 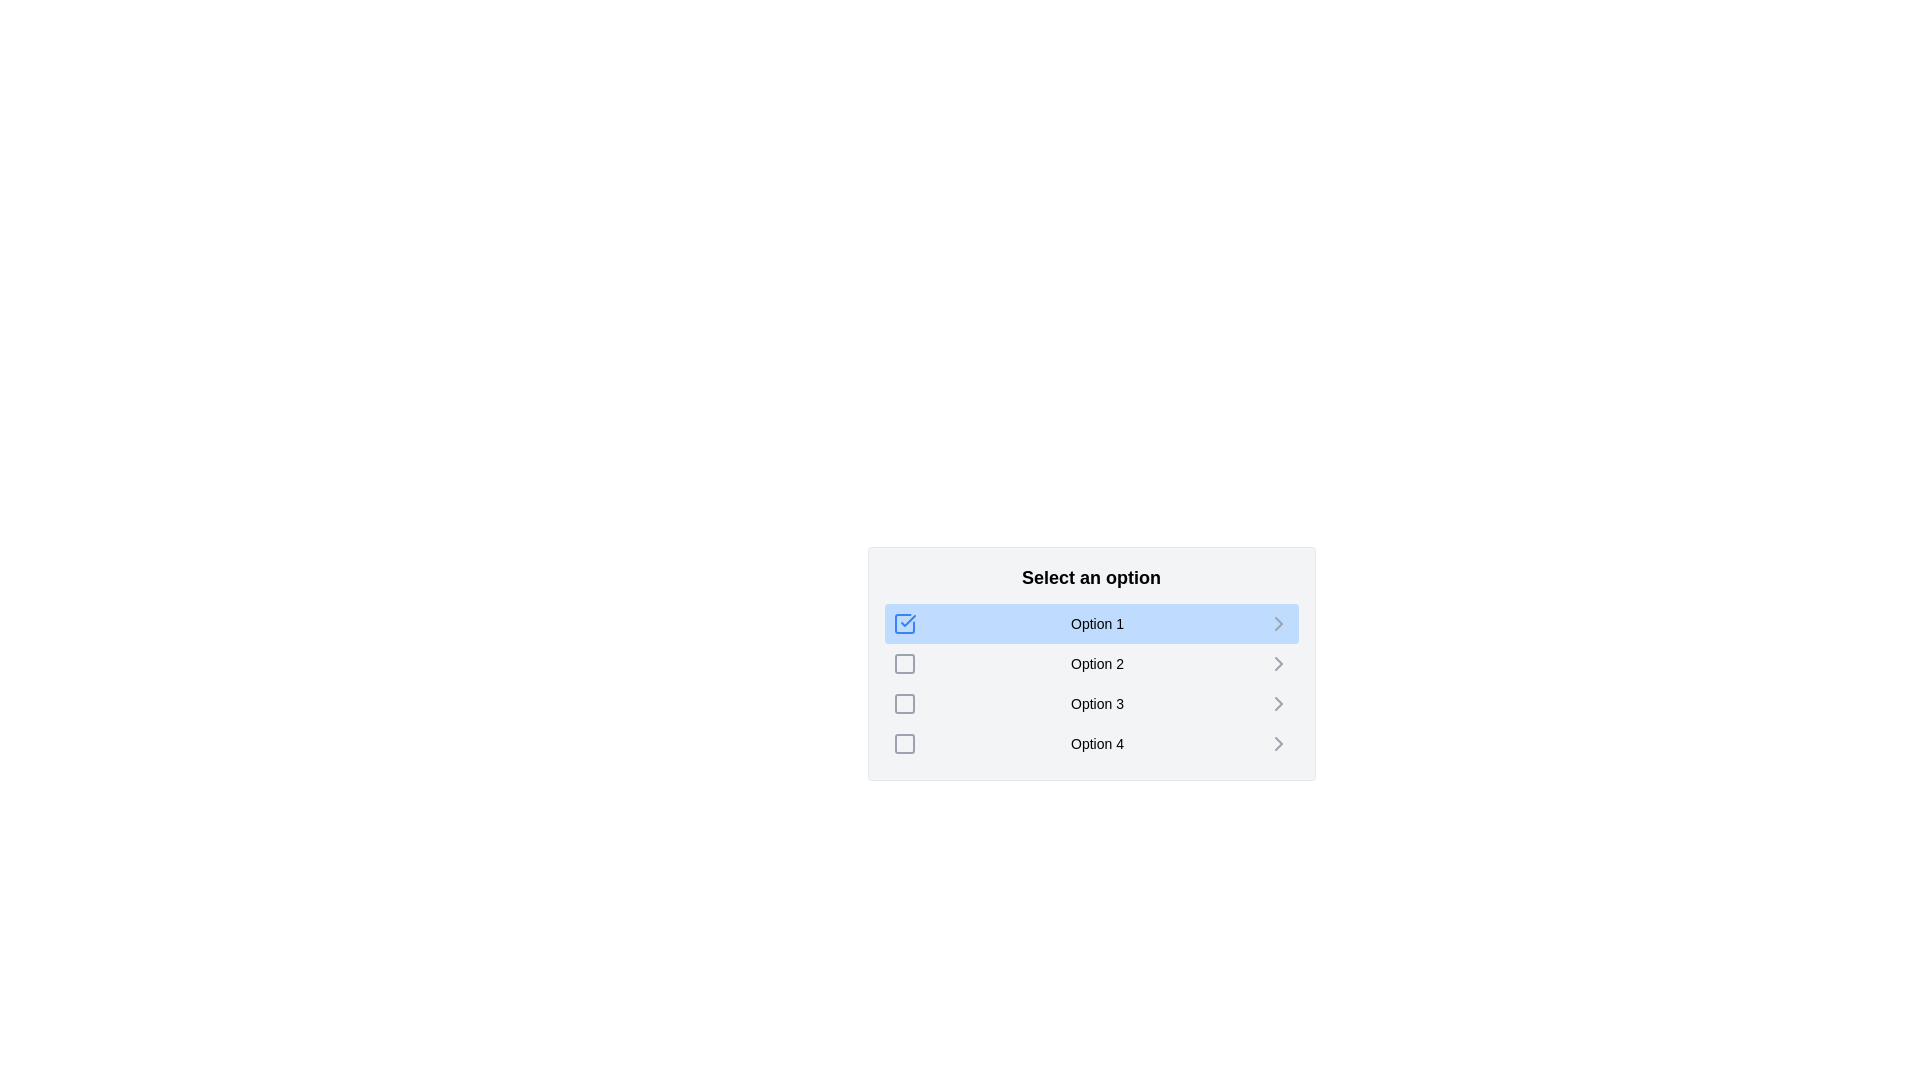 I want to click on the Checkbox icon, which is a blue-bordered square with a checkmark, located to the left of the text 'Option 1', so click(x=903, y=623).